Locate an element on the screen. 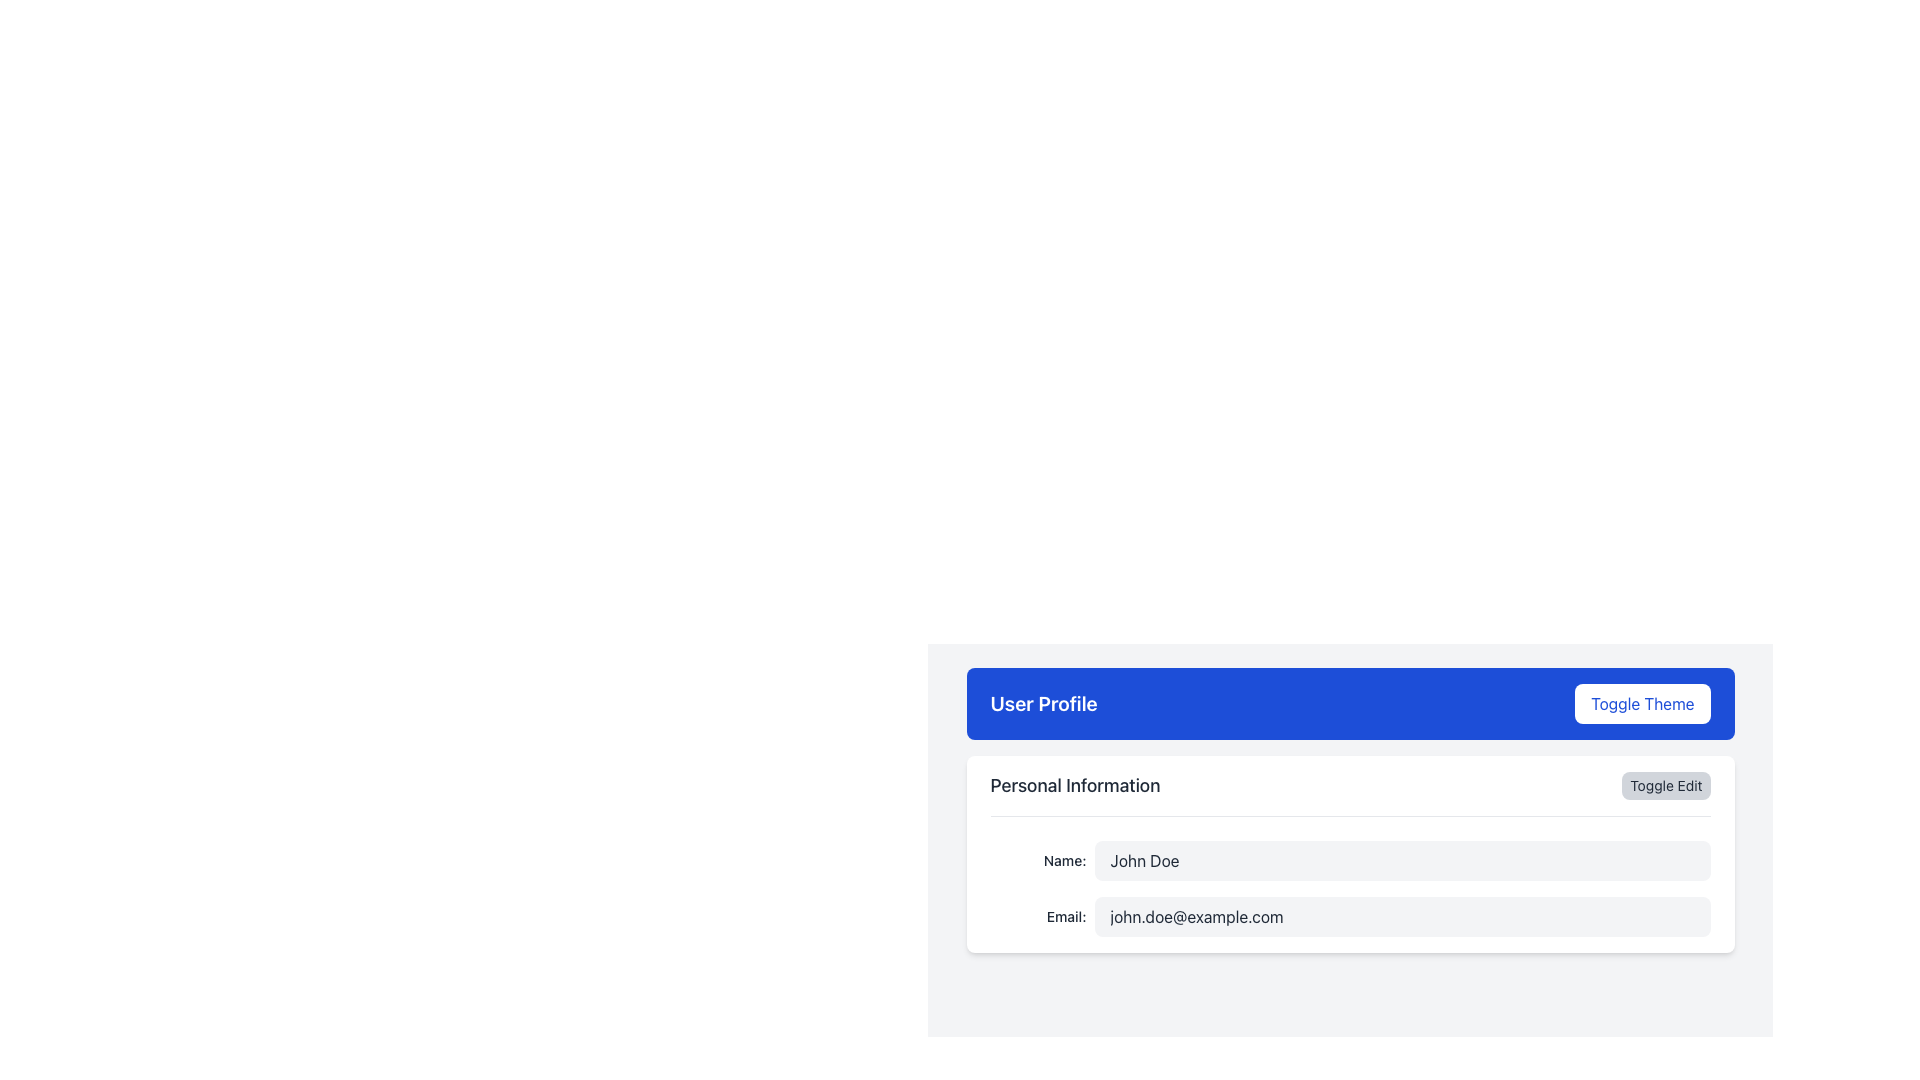  the text label displaying 'Email:', which is right-aligned and positioned in the 'Personal Information' card before the email input box is located at coordinates (1038, 917).